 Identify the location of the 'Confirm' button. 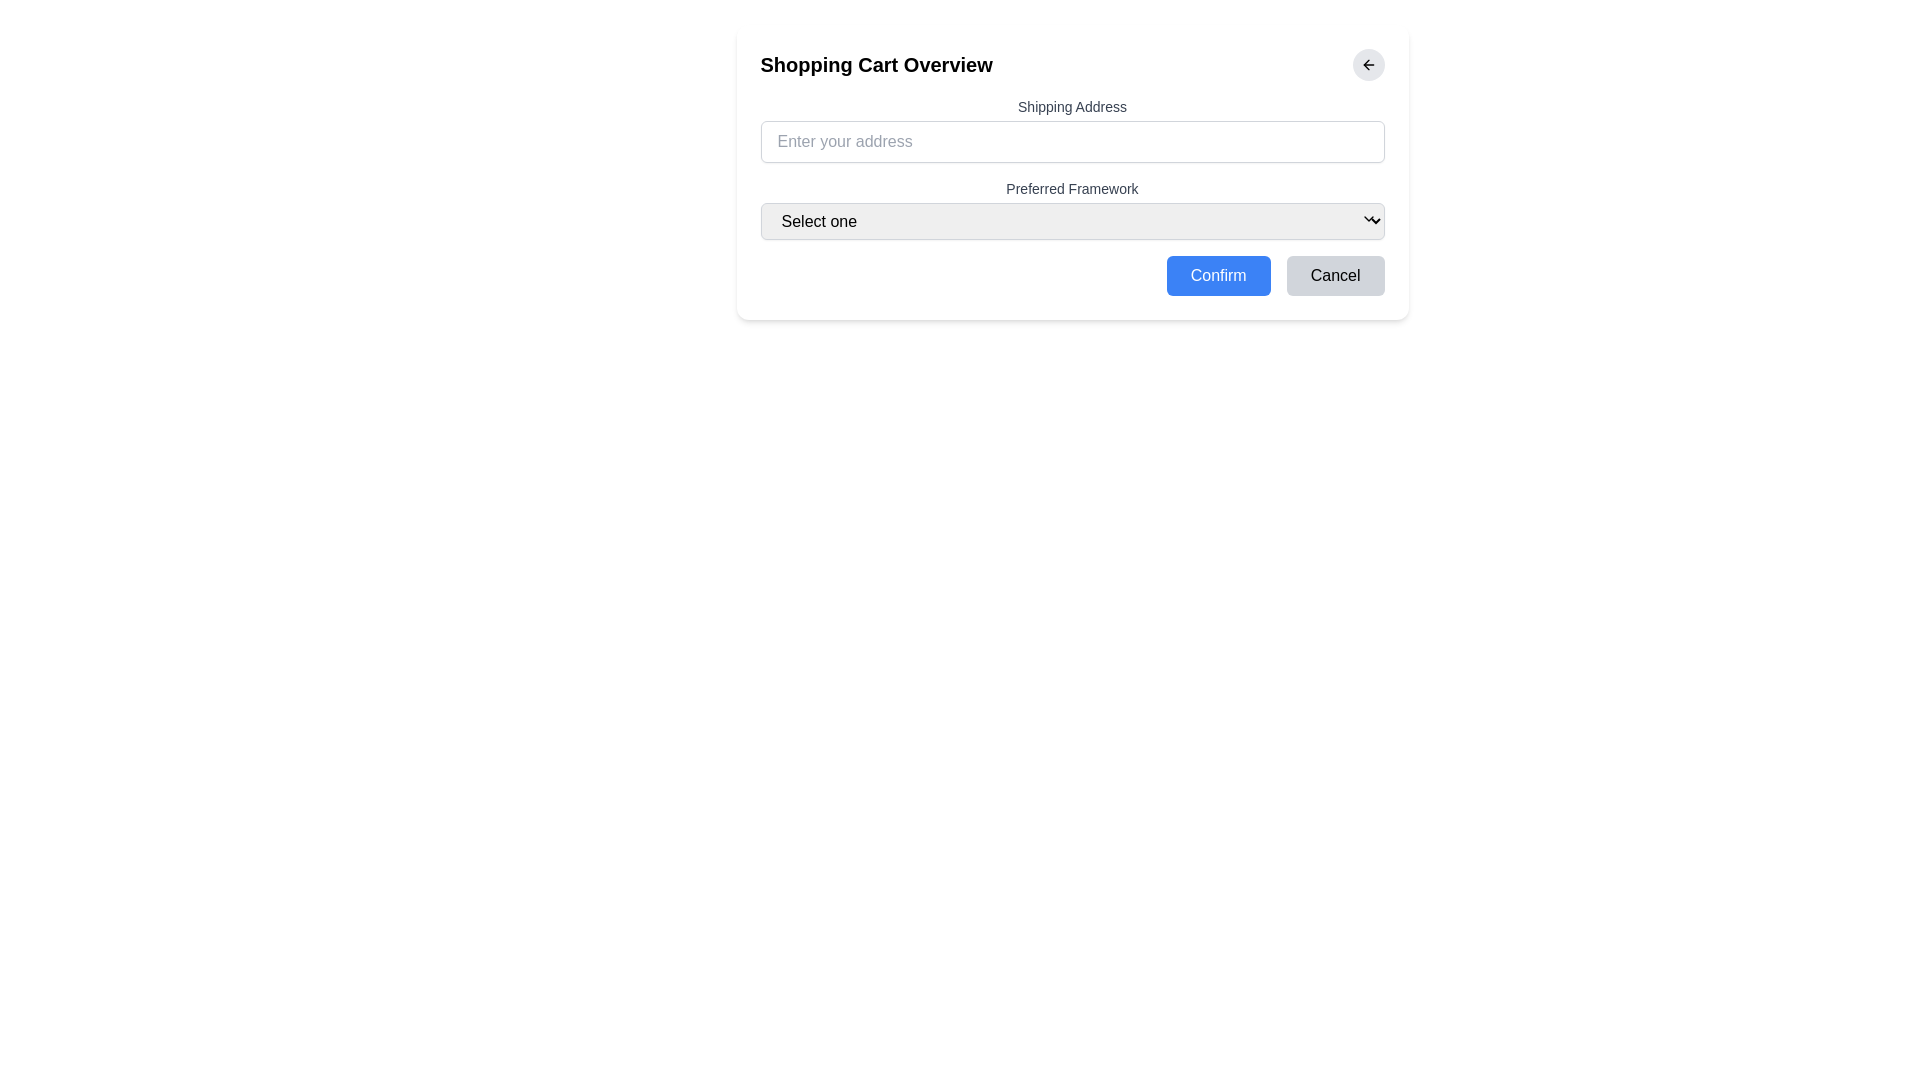
(1217, 276).